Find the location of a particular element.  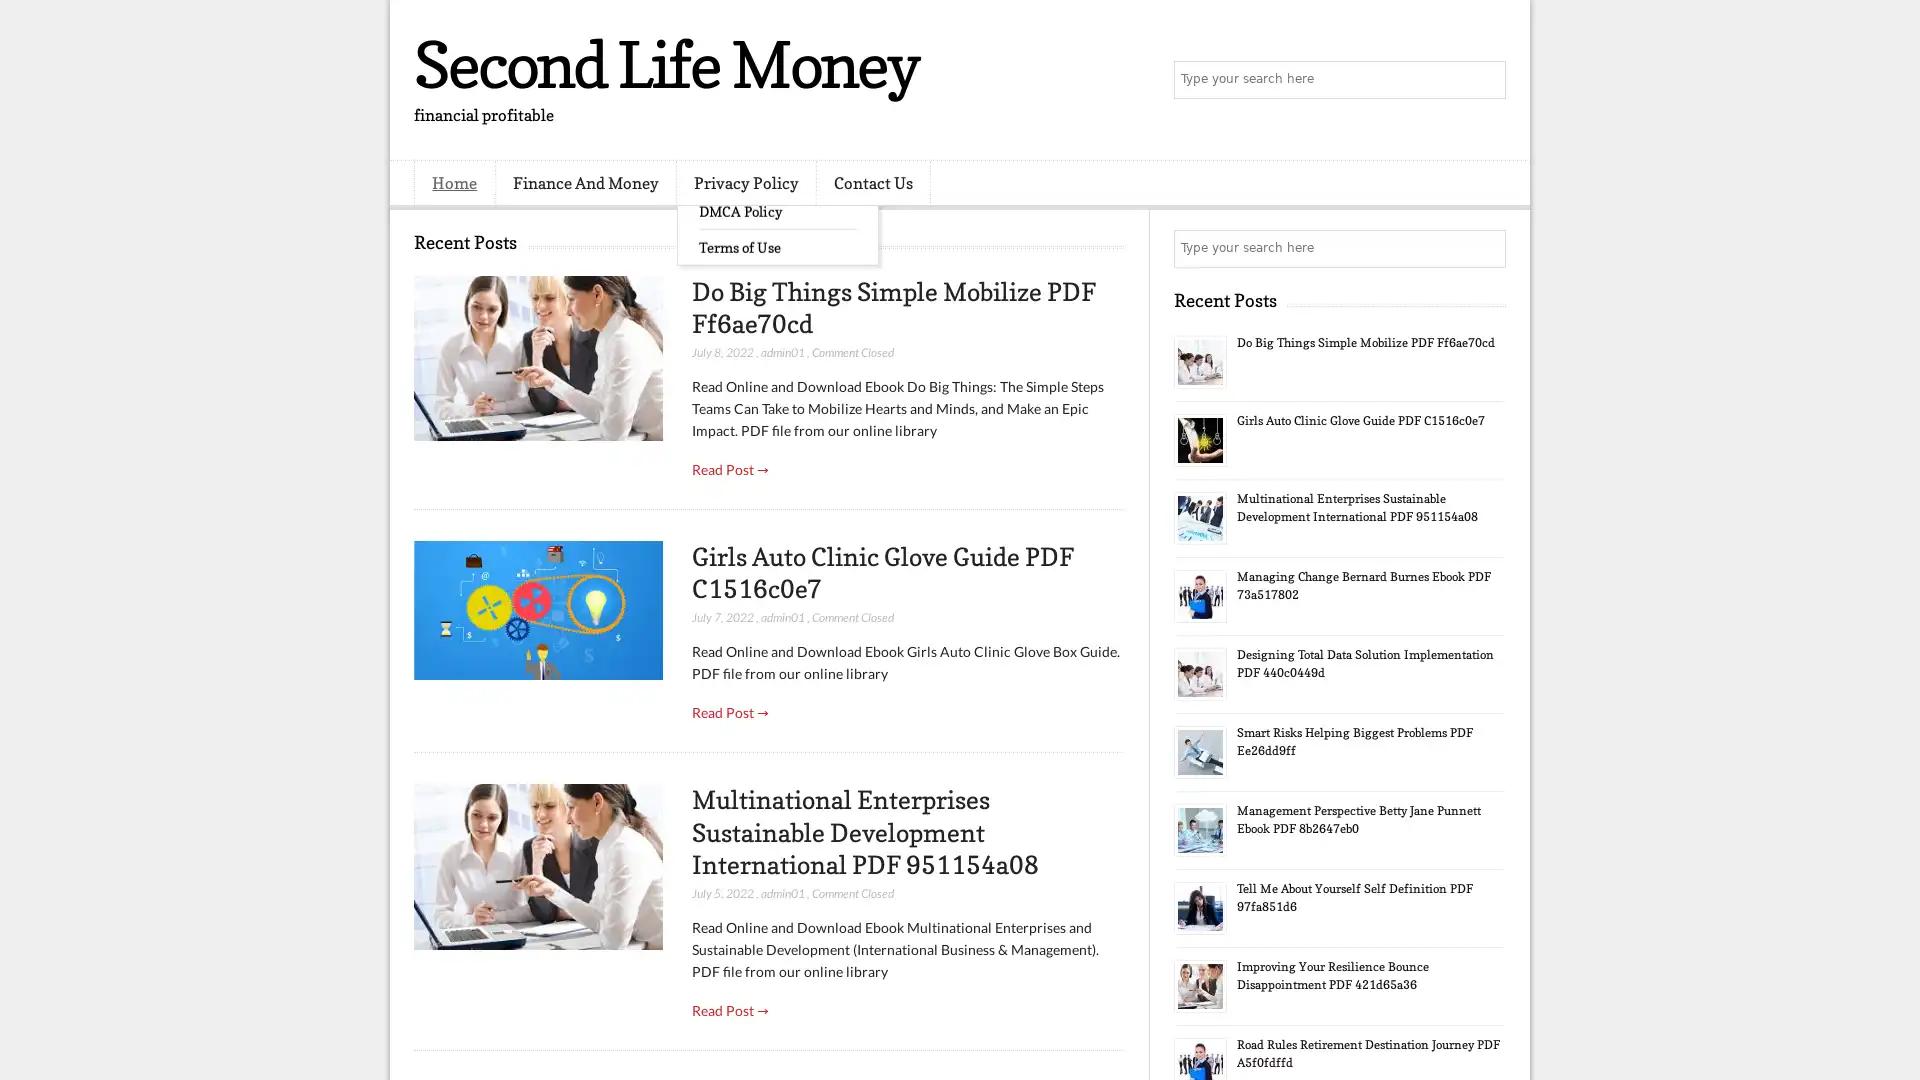

Search is located at coordinates (1485, 80).